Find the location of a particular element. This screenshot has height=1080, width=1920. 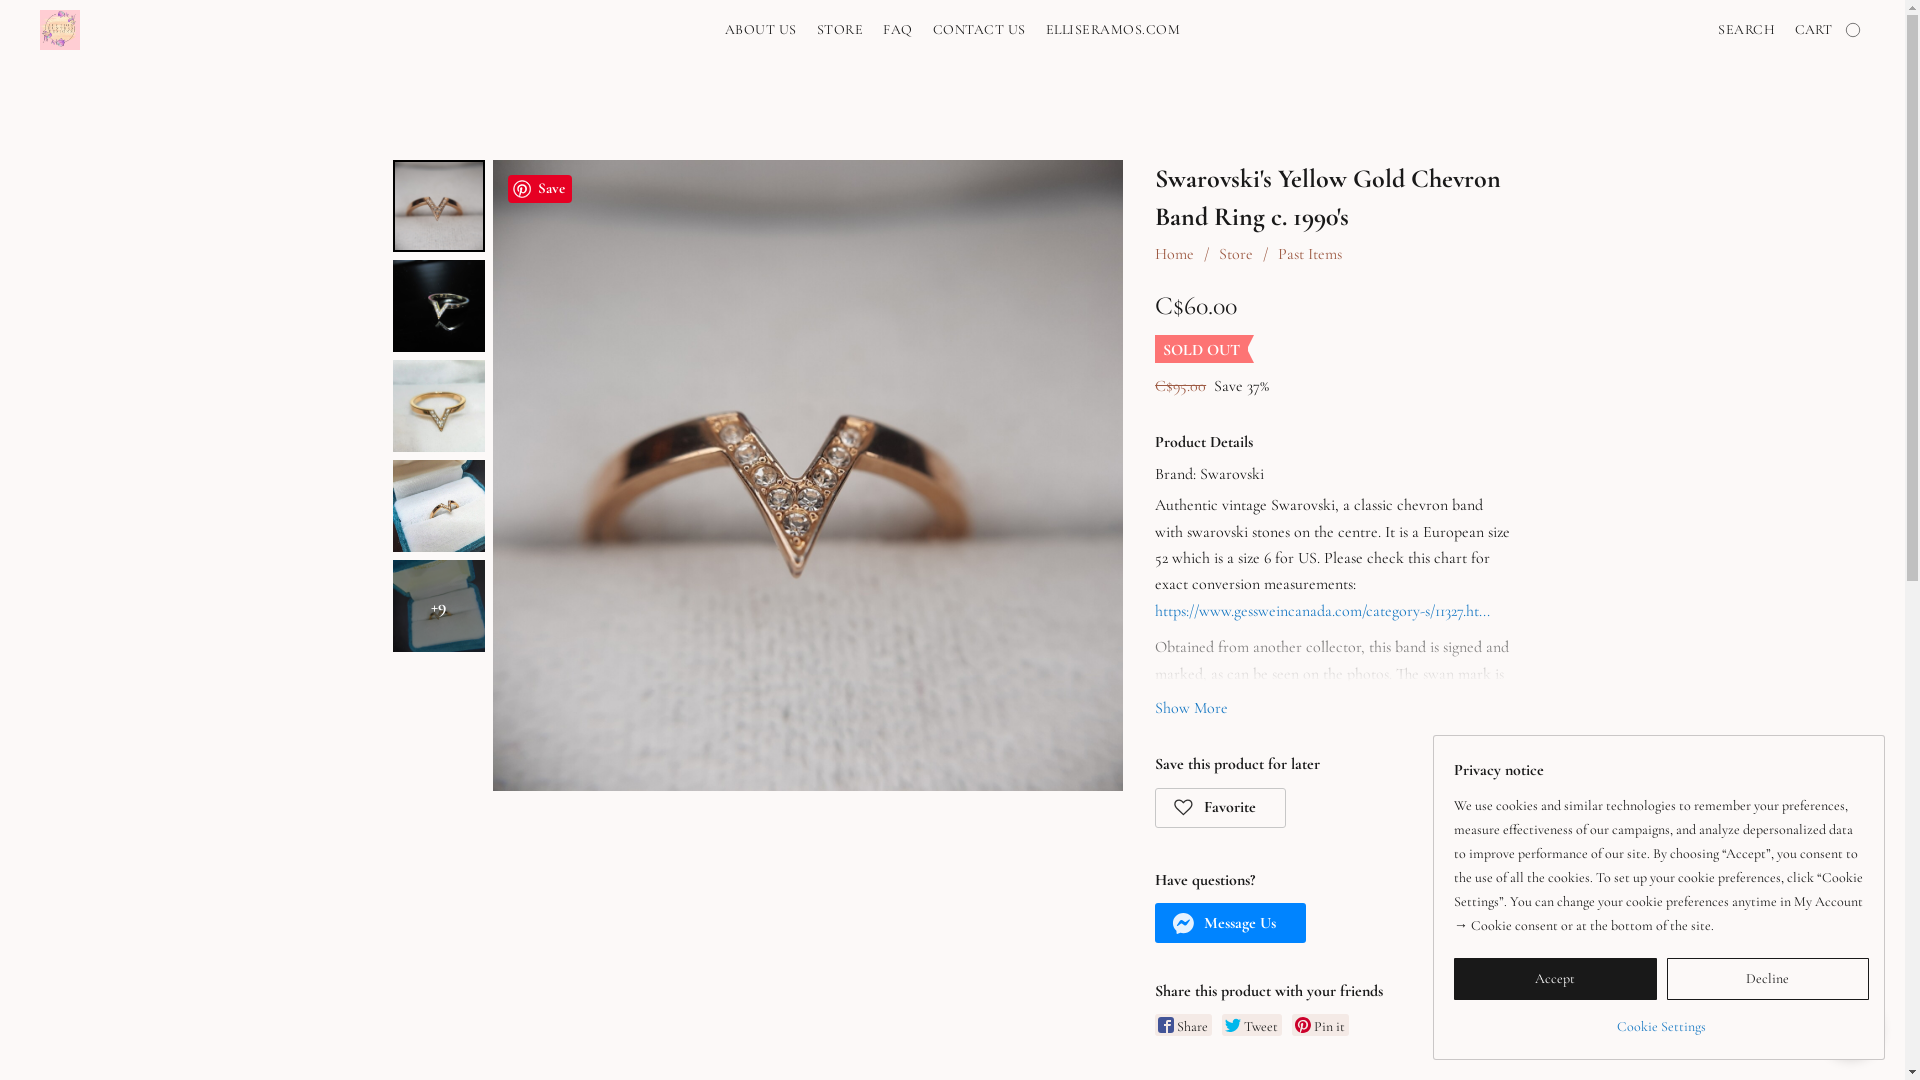

'Accept' is located at coordinates (1454, 978).